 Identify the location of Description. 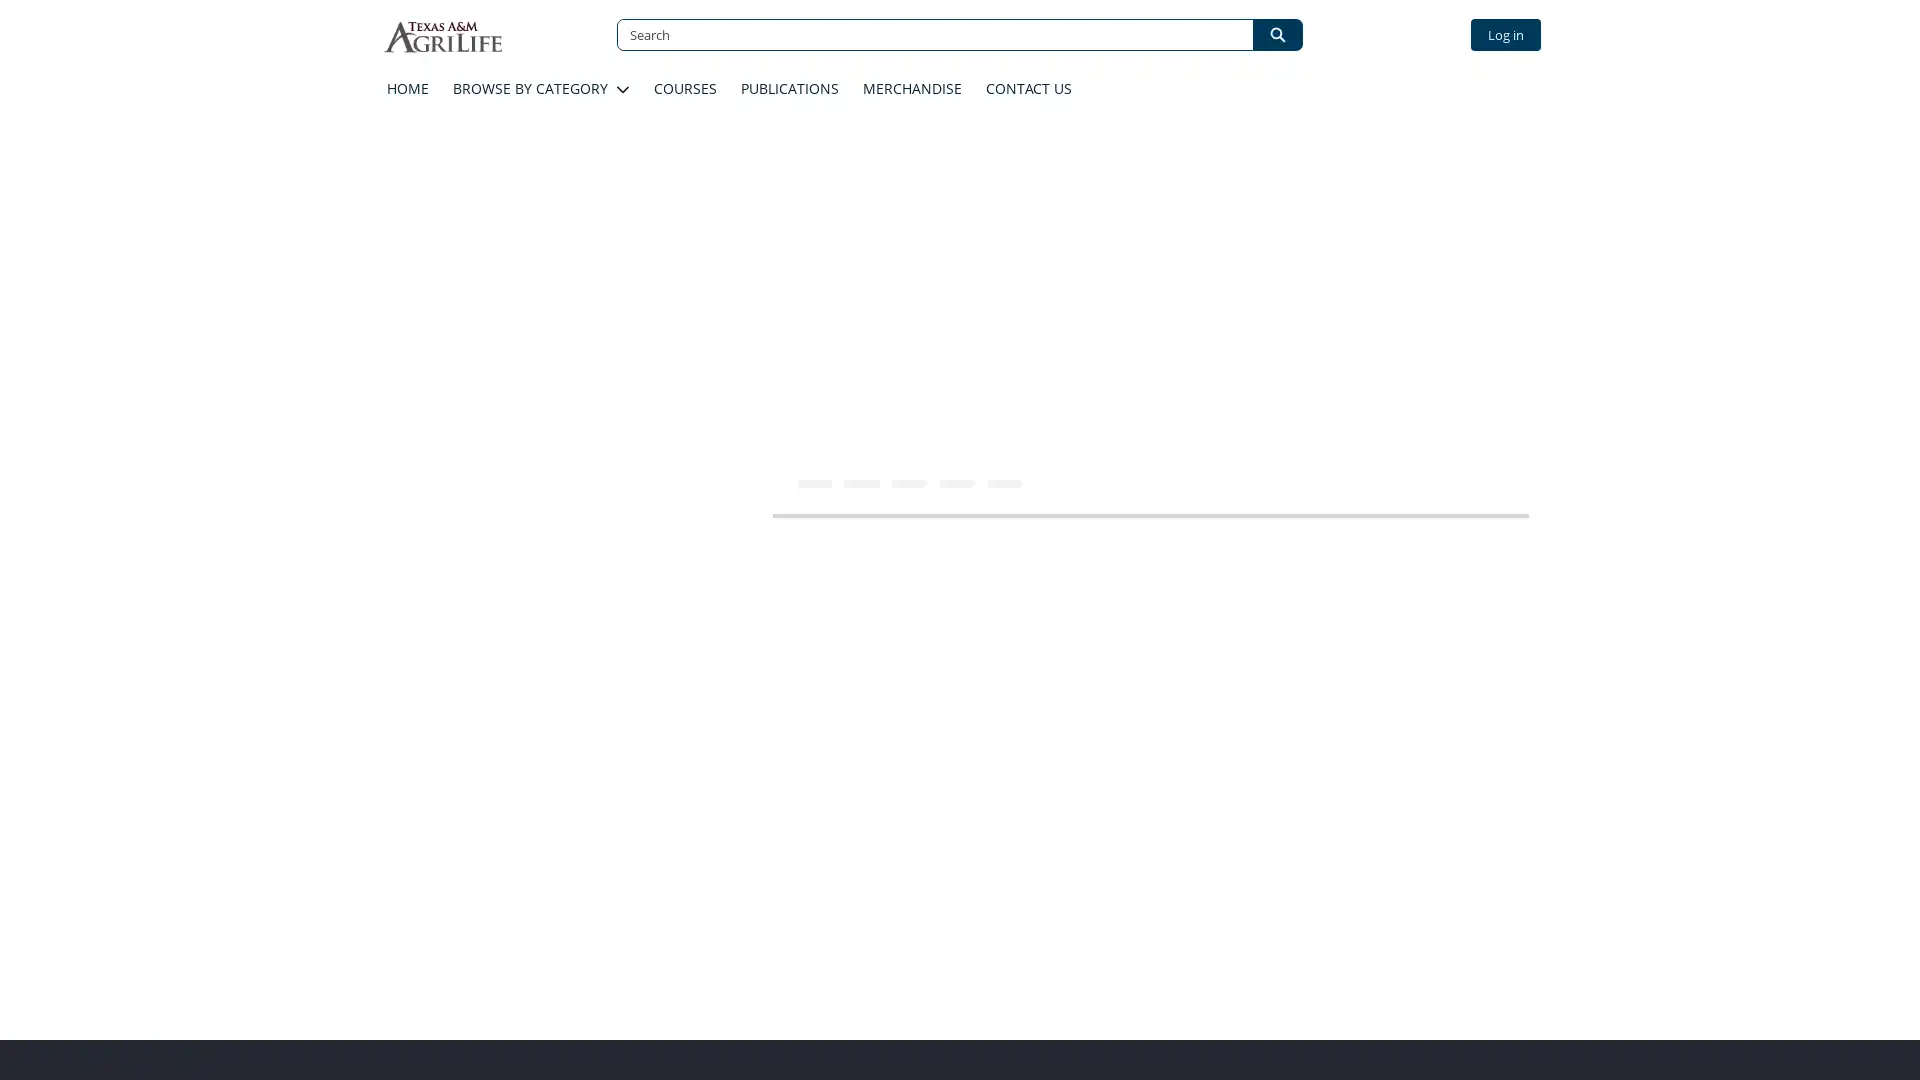
(1166, 512).